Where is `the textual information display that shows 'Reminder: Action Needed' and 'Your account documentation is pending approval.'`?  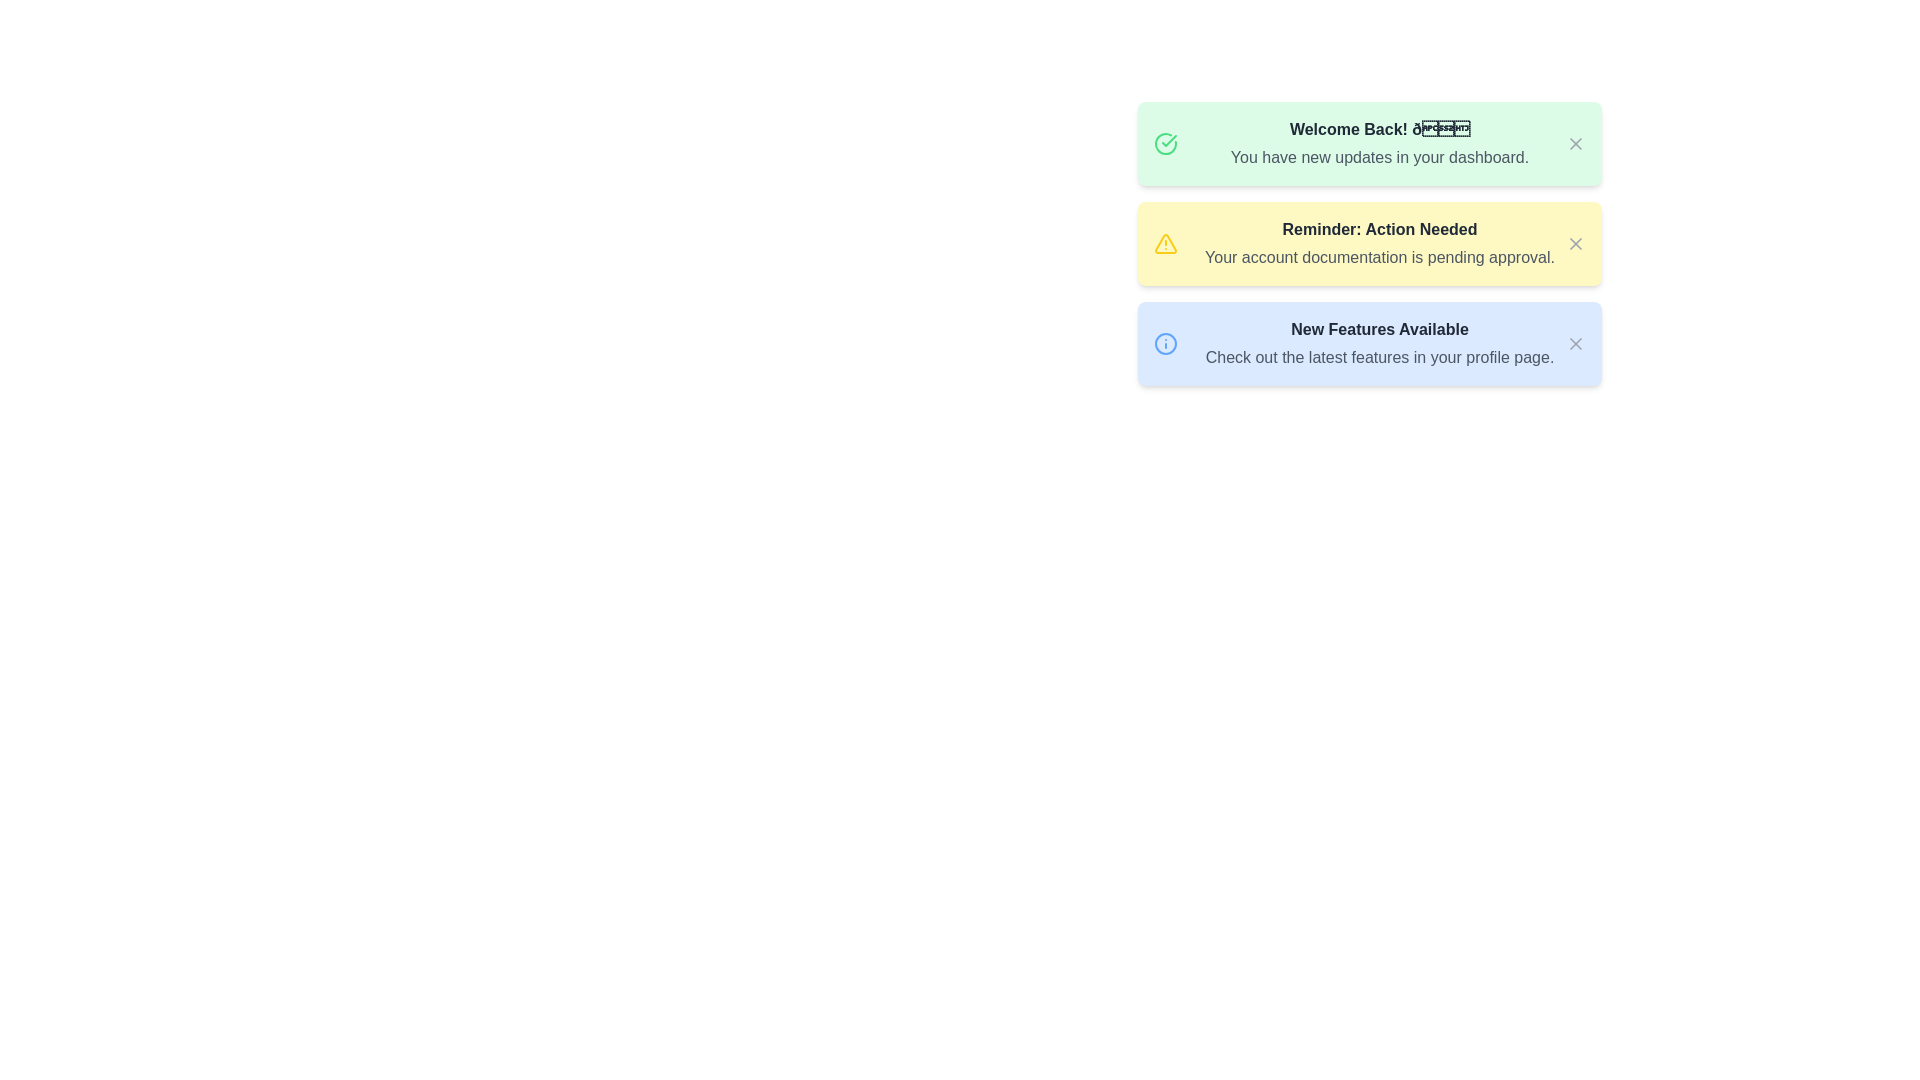 the textual information display that shows 'Reminder: Action Needed' and 'Your account documentation is pending approval.' is located at coordinates (1379, 242).